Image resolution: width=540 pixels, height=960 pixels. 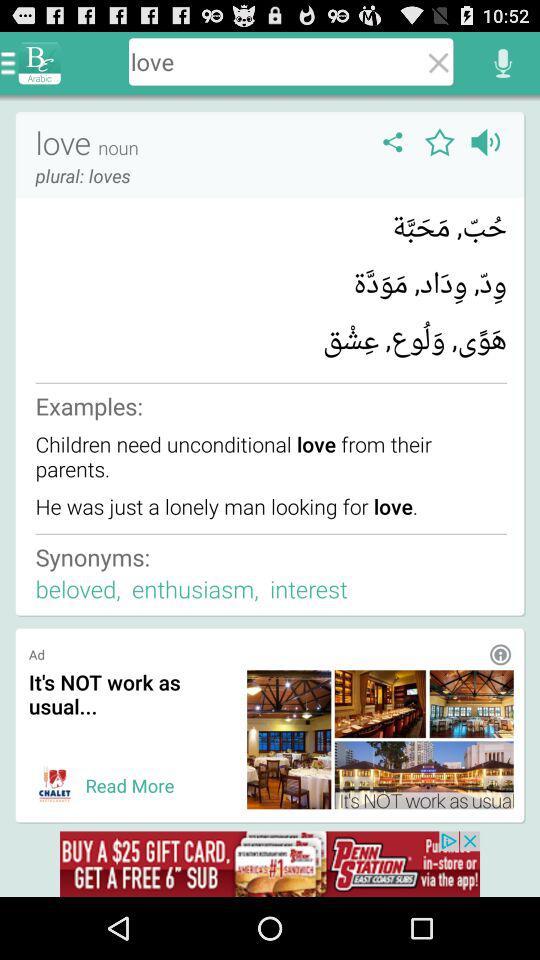 I want to click on open advertisement, so click(x=270, y=863).